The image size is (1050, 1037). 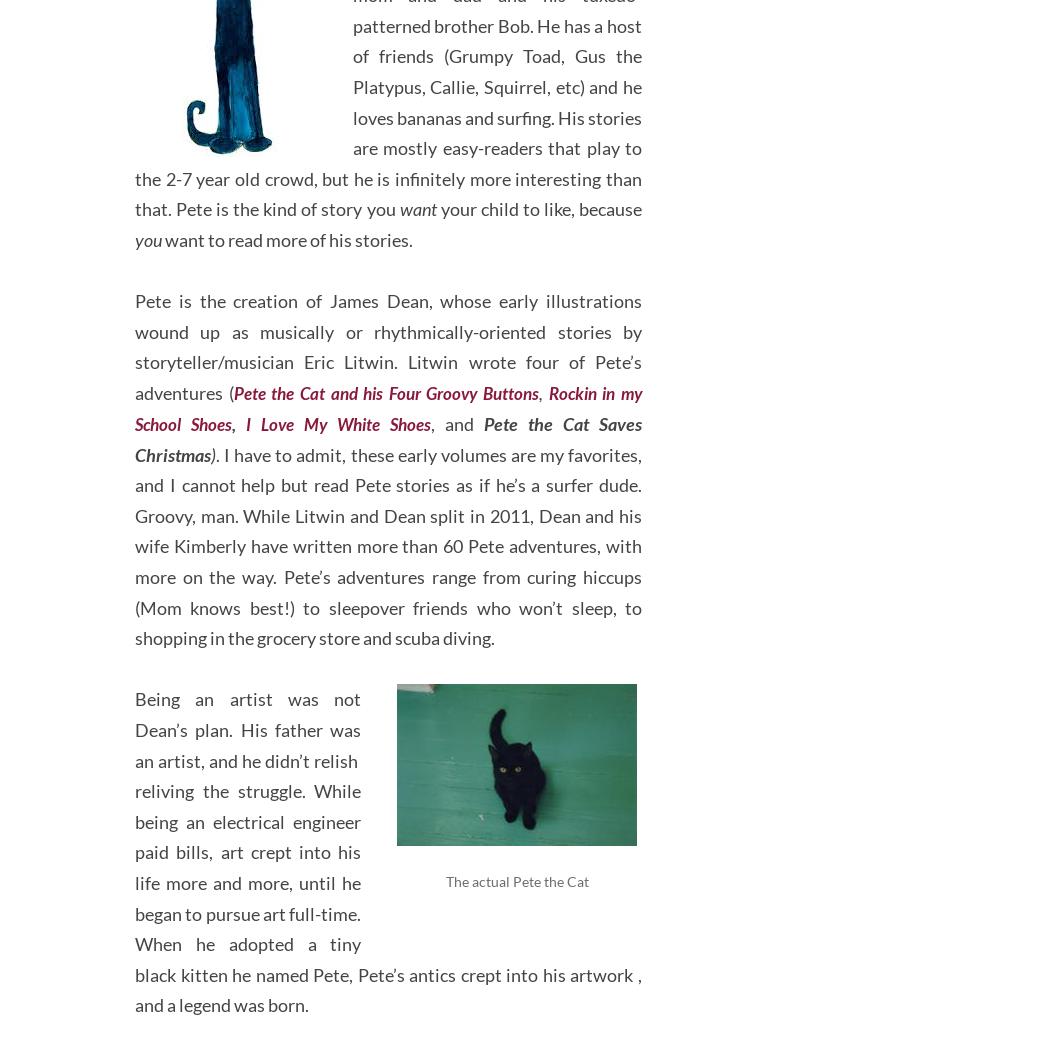 I want to click on 'Pete the Cat and his Four Groovy Buttons', so click(x=384, y=381).